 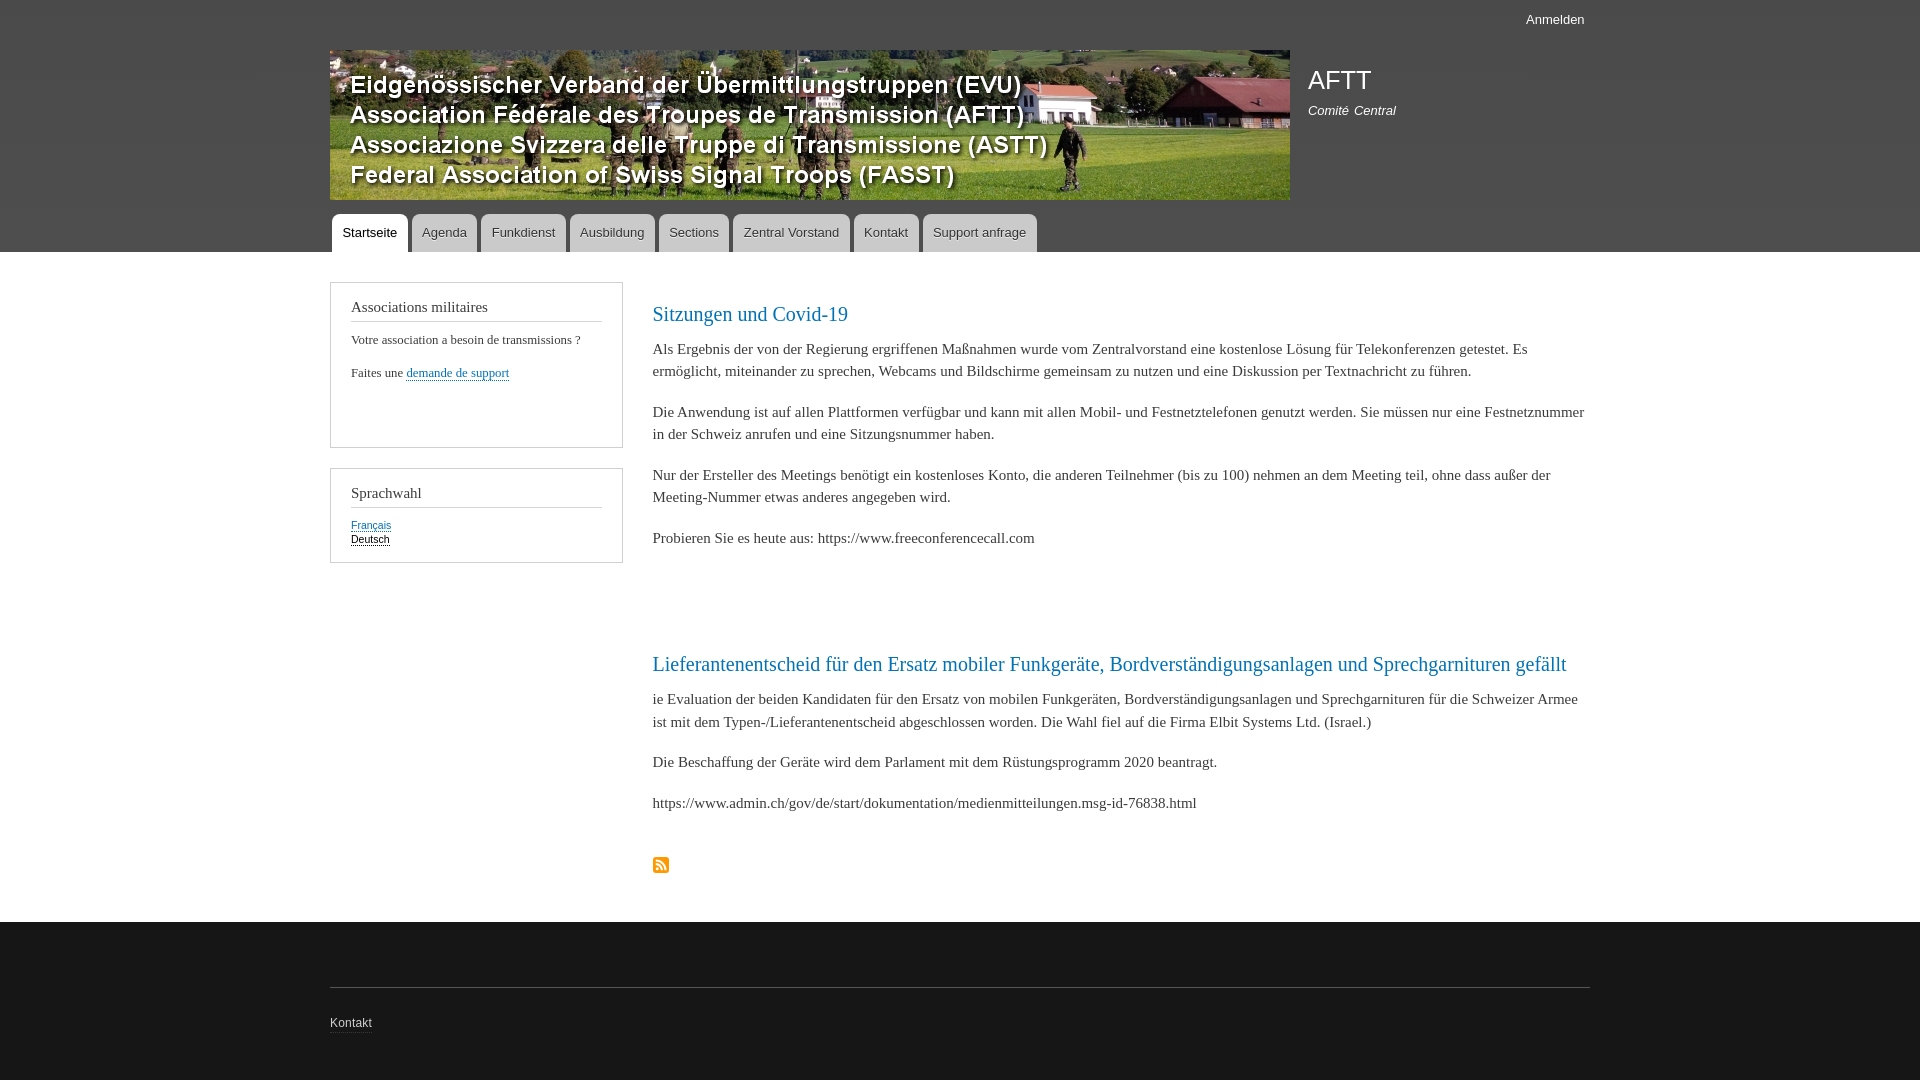 What do you see at coordinates (370, 538) in the screenshot?
I see `'Deutsch'` at bounding box center [370, 538].